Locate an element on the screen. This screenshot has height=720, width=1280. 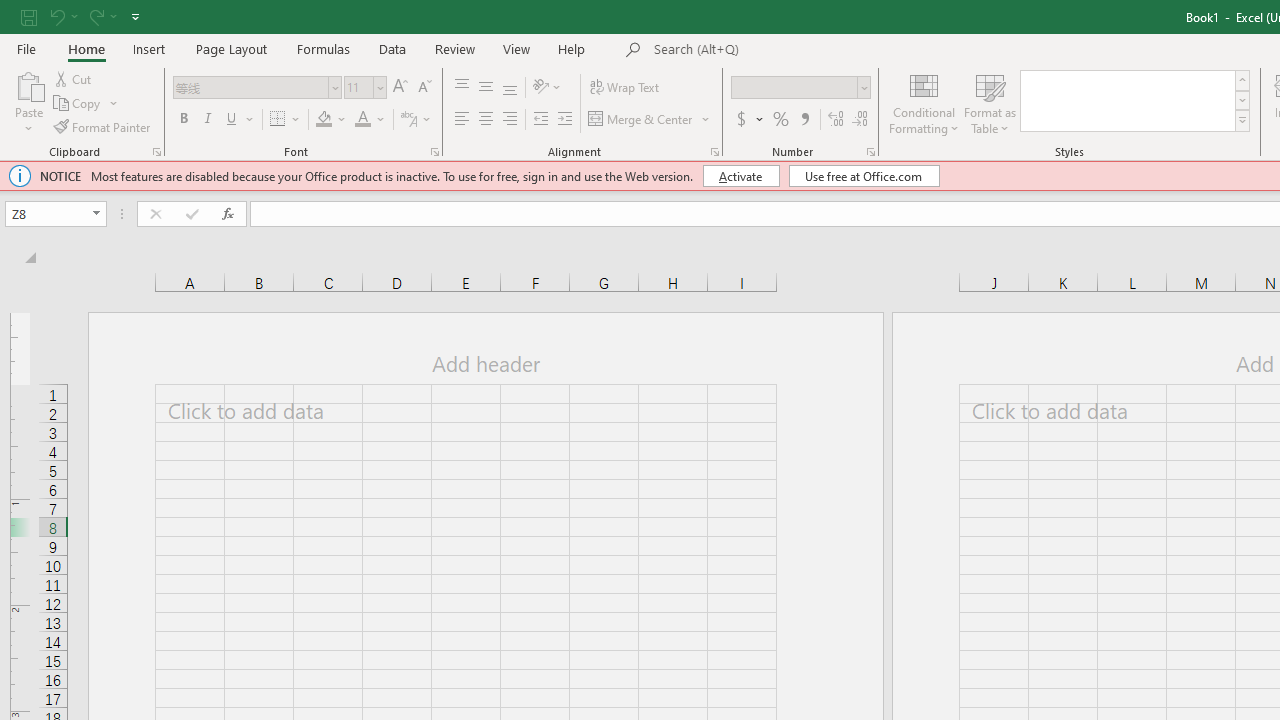
'Office Clipboard...' is located at coordinates (155, 150).